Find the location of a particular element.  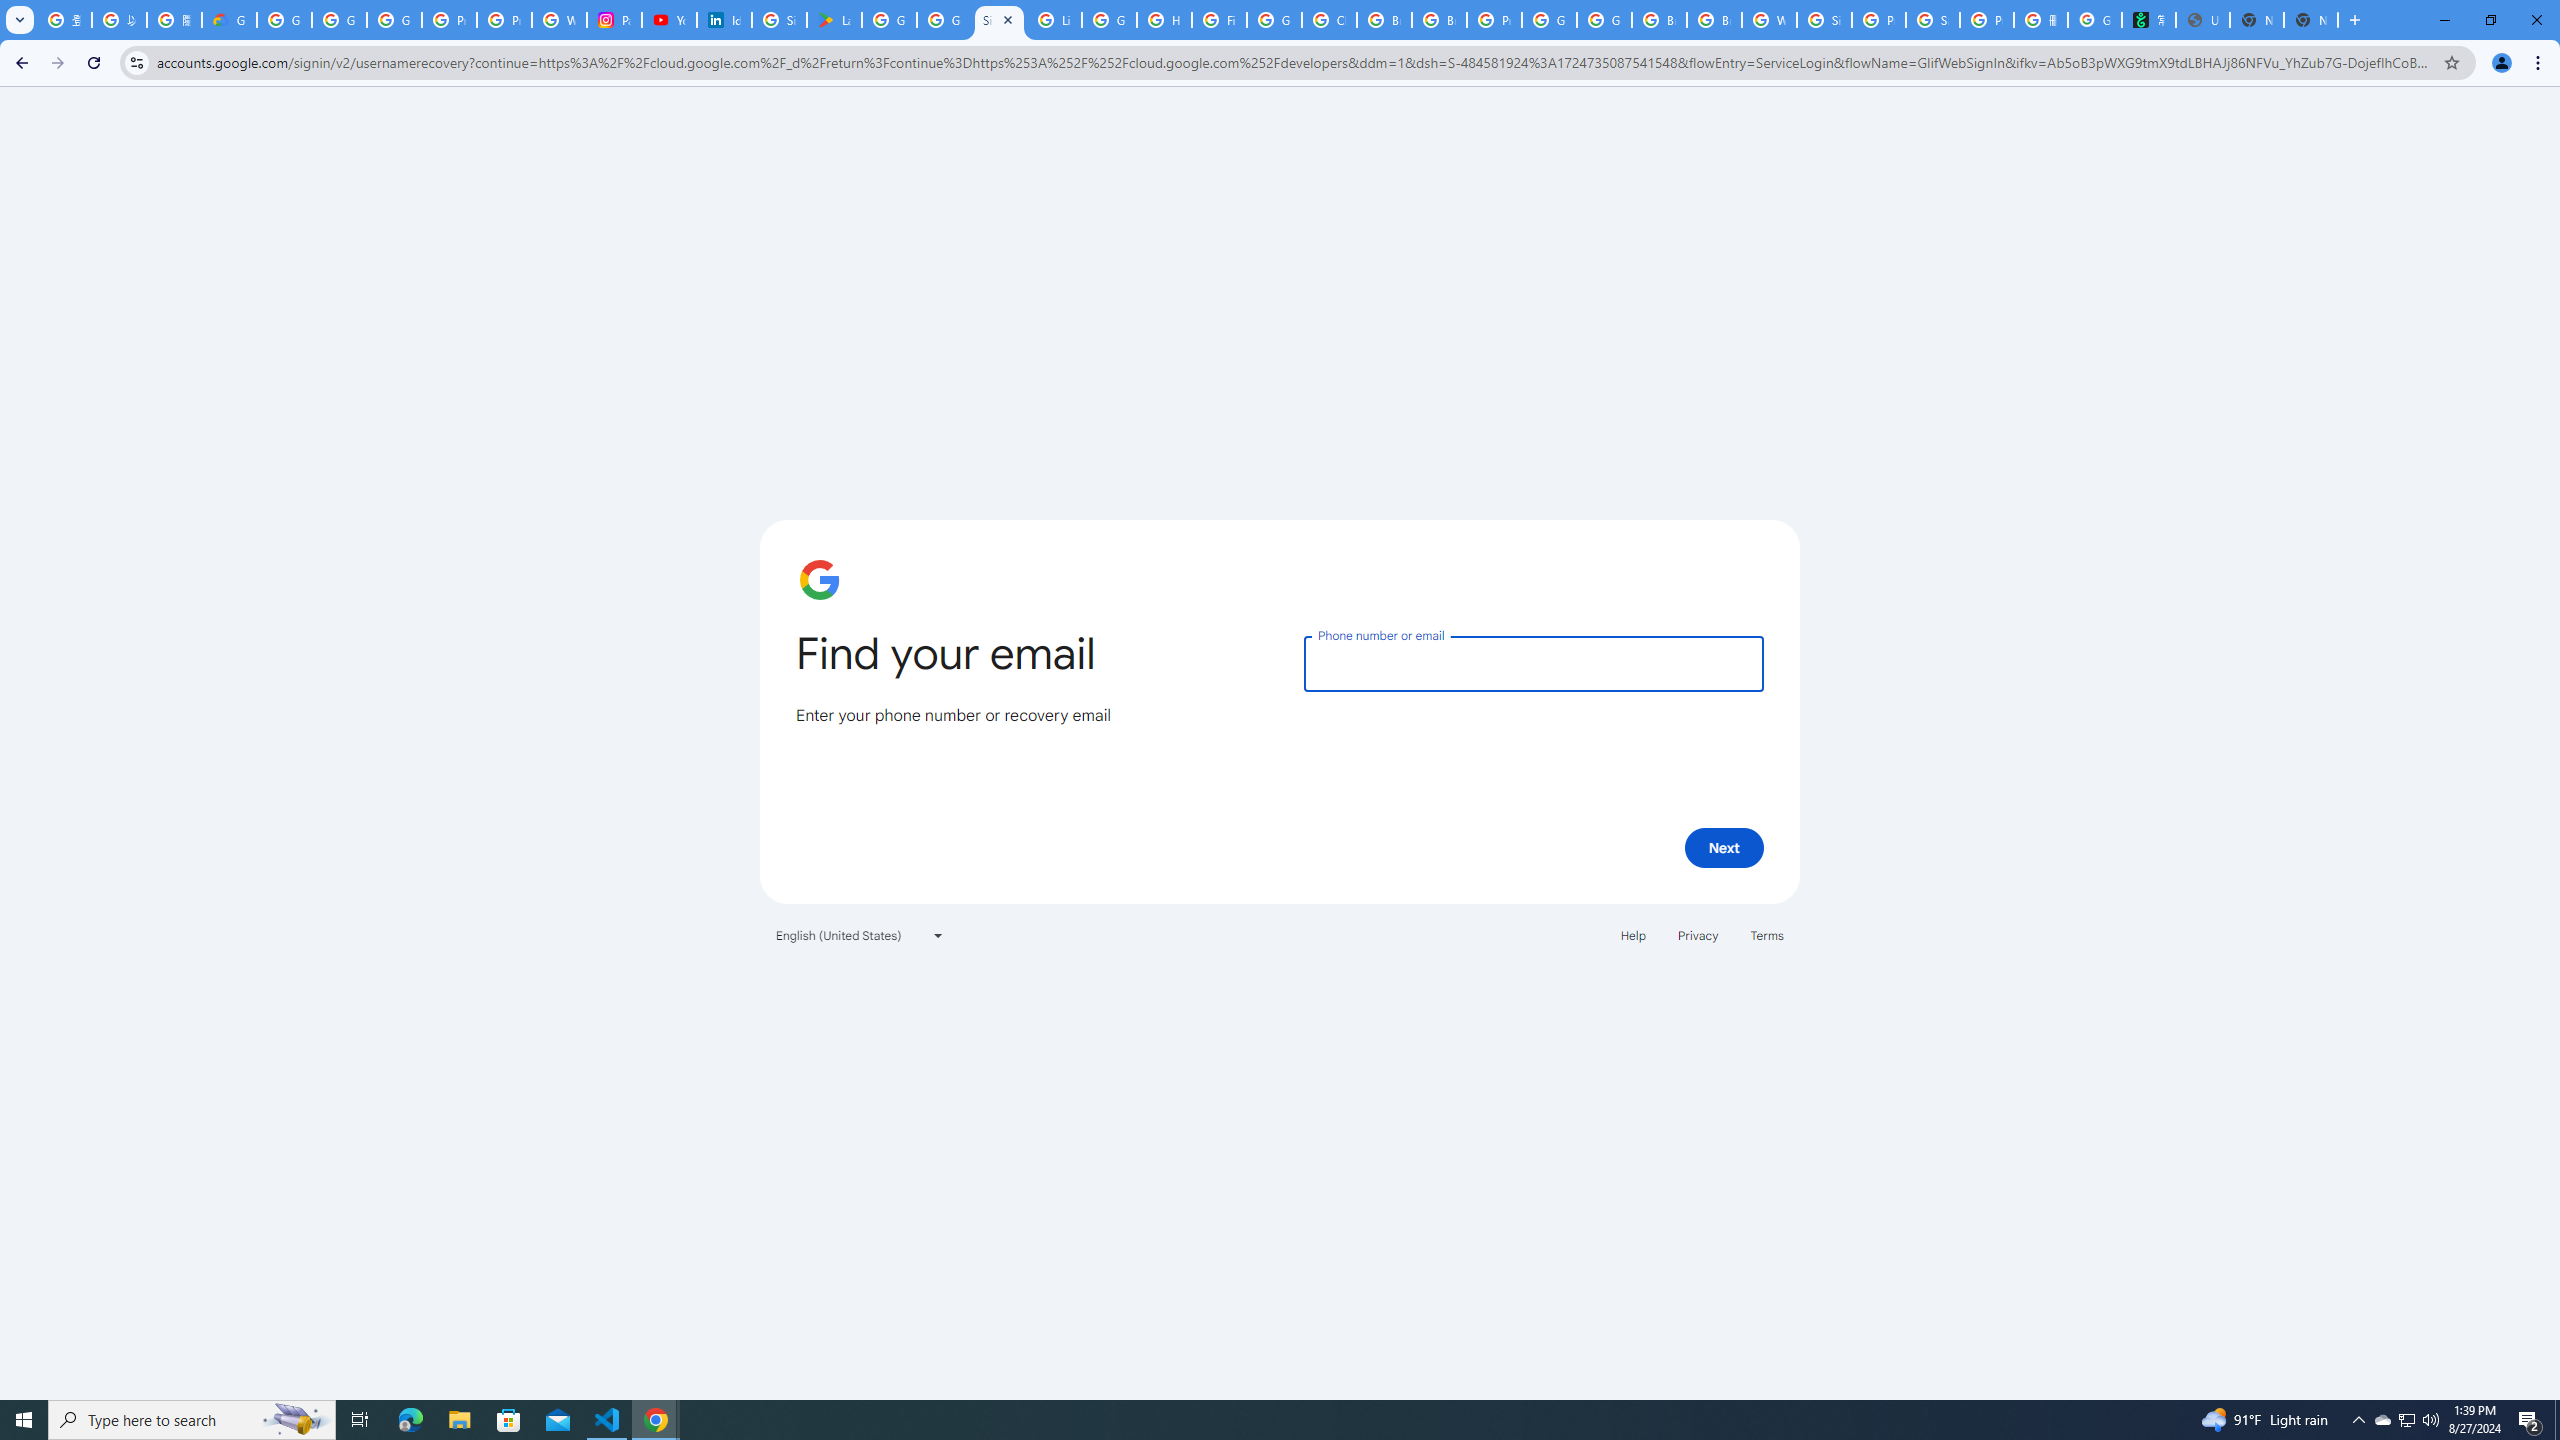

'Google Cloud Platform' is located at coordinates (1602, 19).